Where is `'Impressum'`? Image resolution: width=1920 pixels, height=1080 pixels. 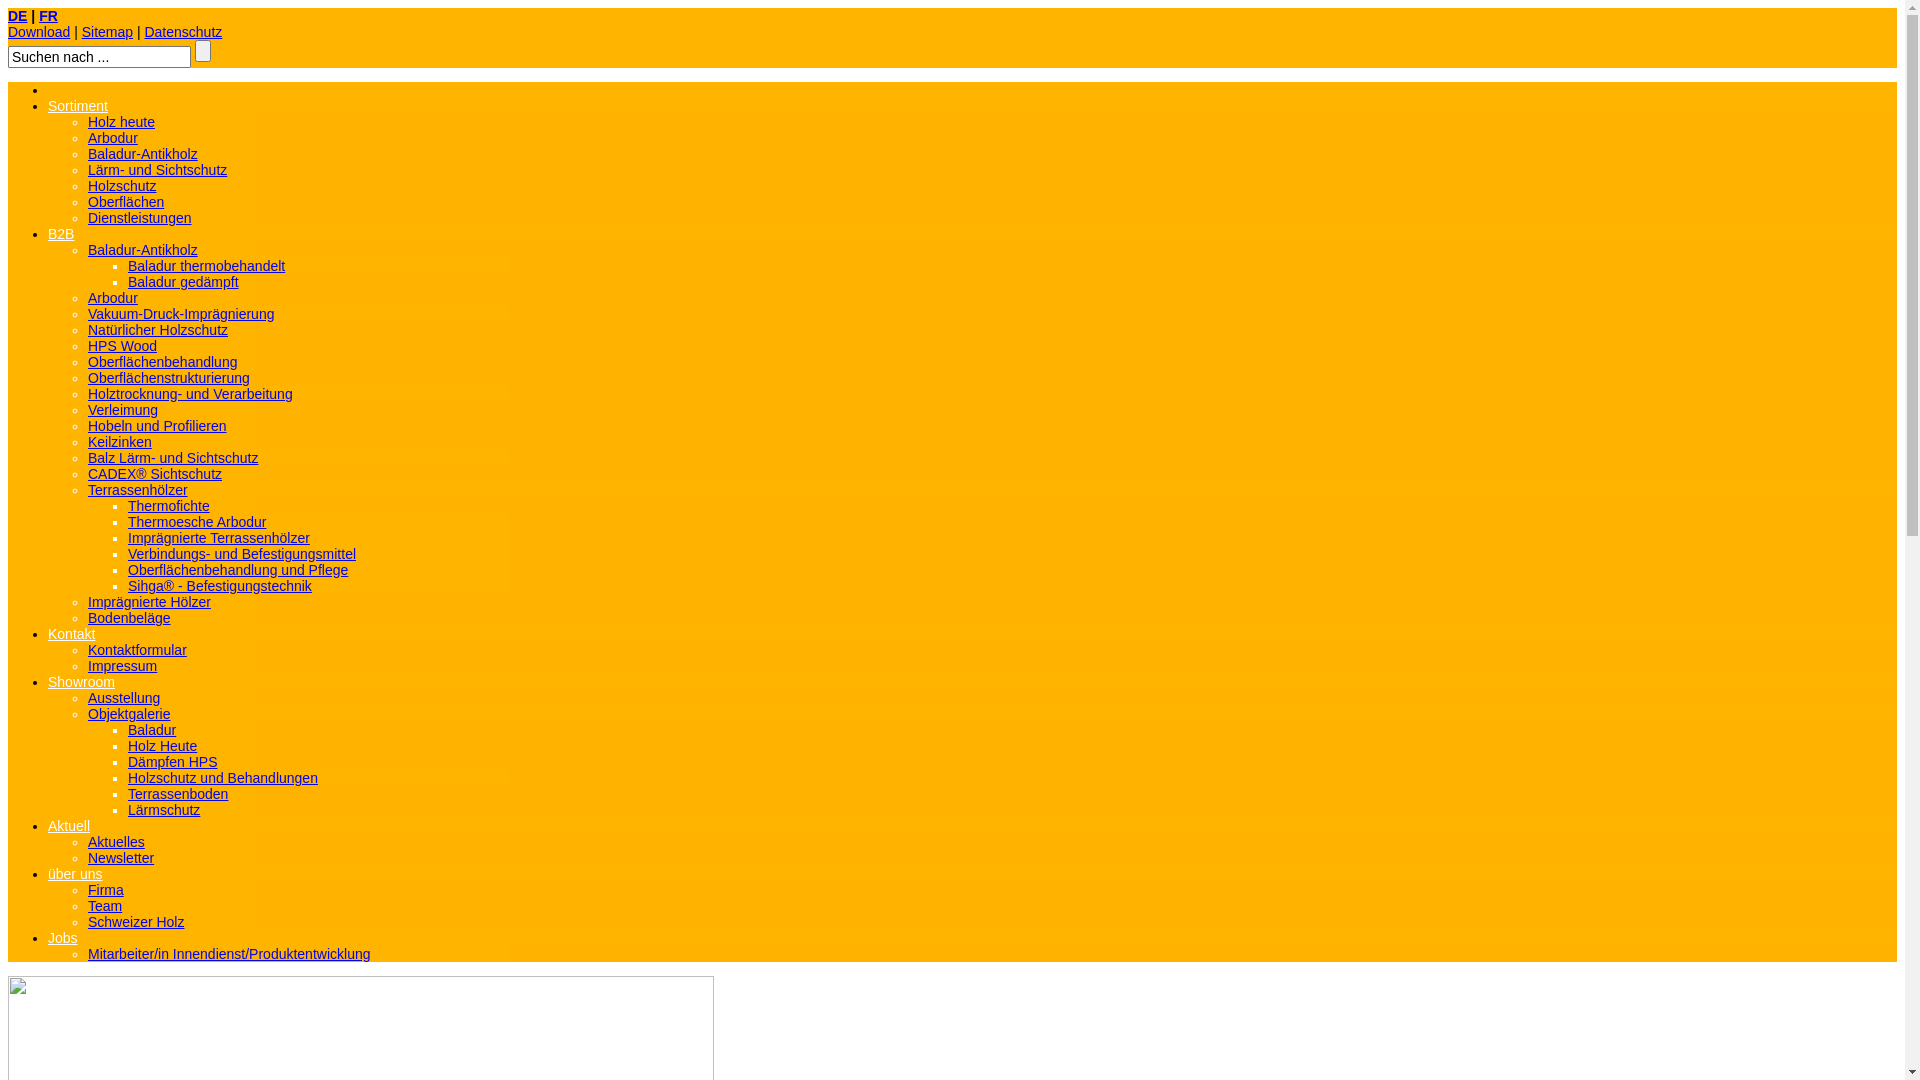
'Impressum' is located at coordinates (121, 666).